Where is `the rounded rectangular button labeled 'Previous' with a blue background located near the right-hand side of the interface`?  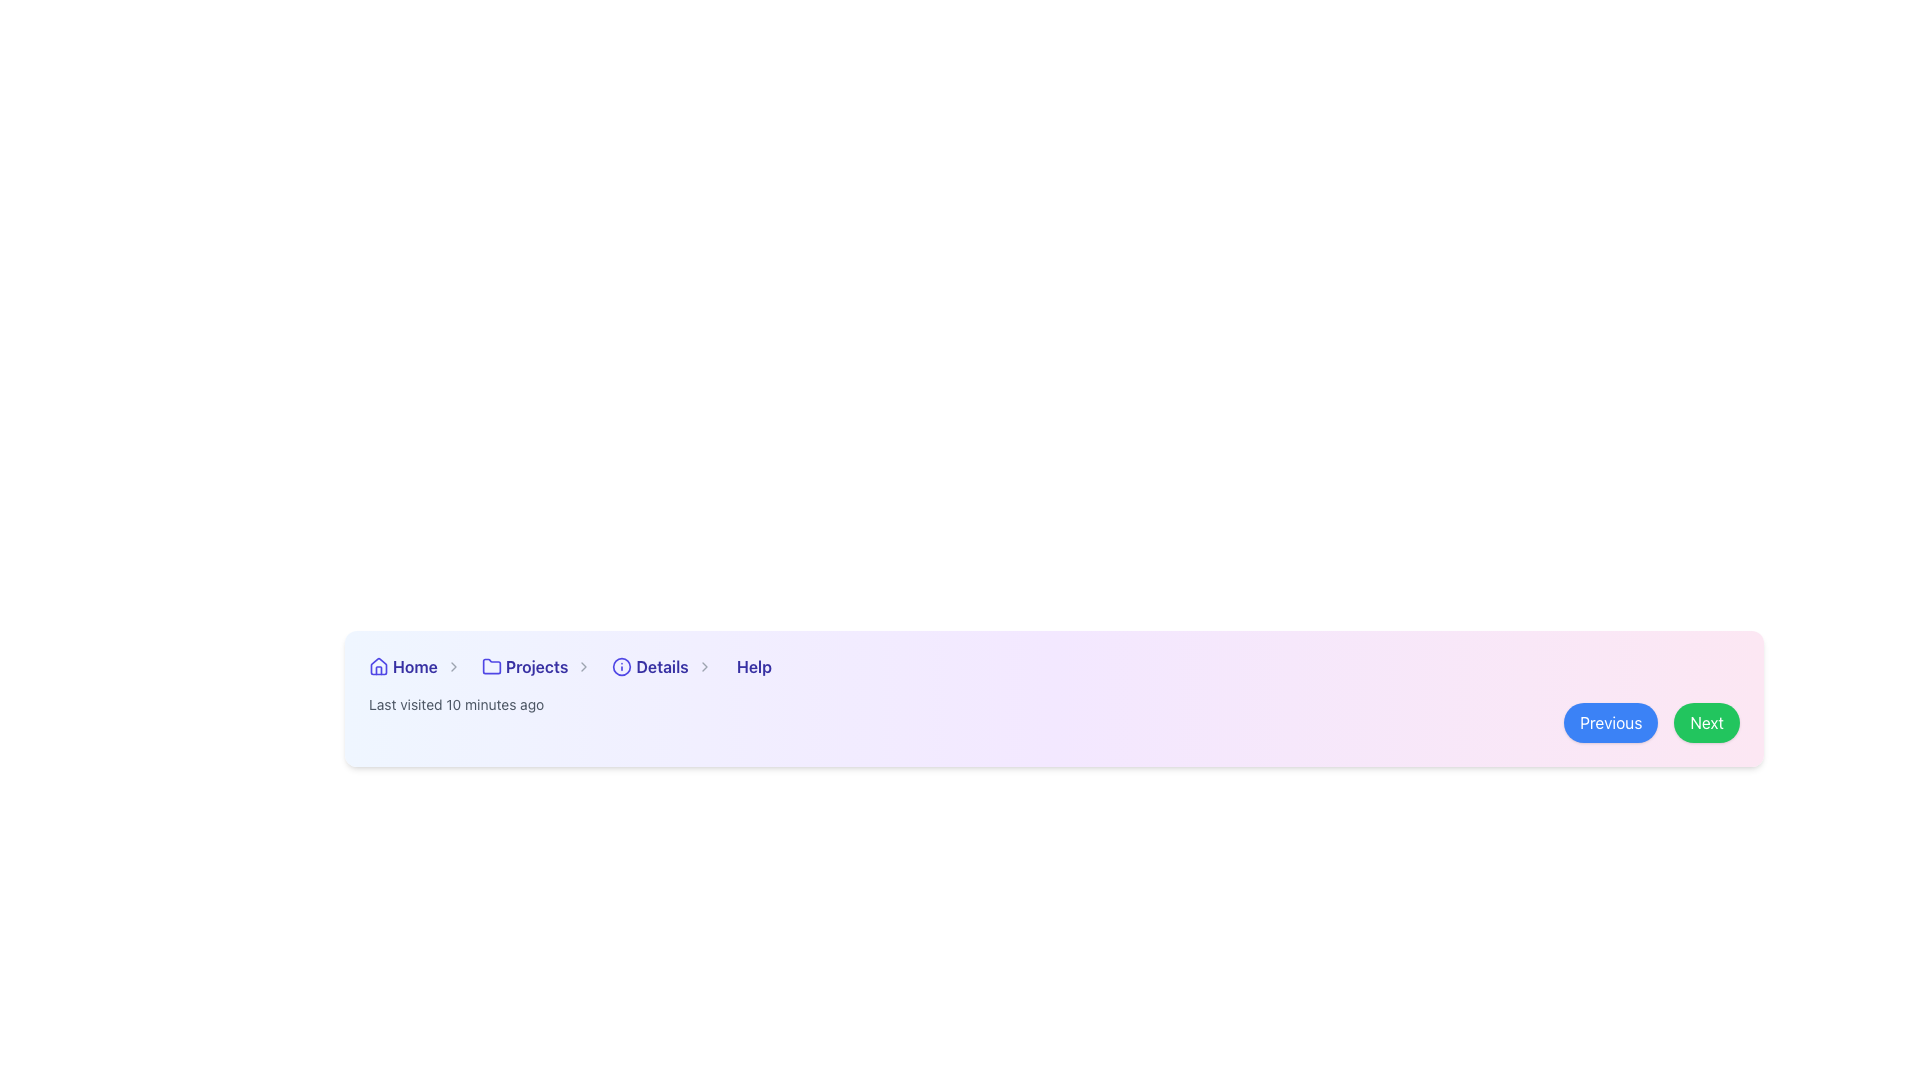
the rounded rectangular button labeled 'Previous' with a blue background located near the right-hand side of the interface is located at coordinates (1611, 722).